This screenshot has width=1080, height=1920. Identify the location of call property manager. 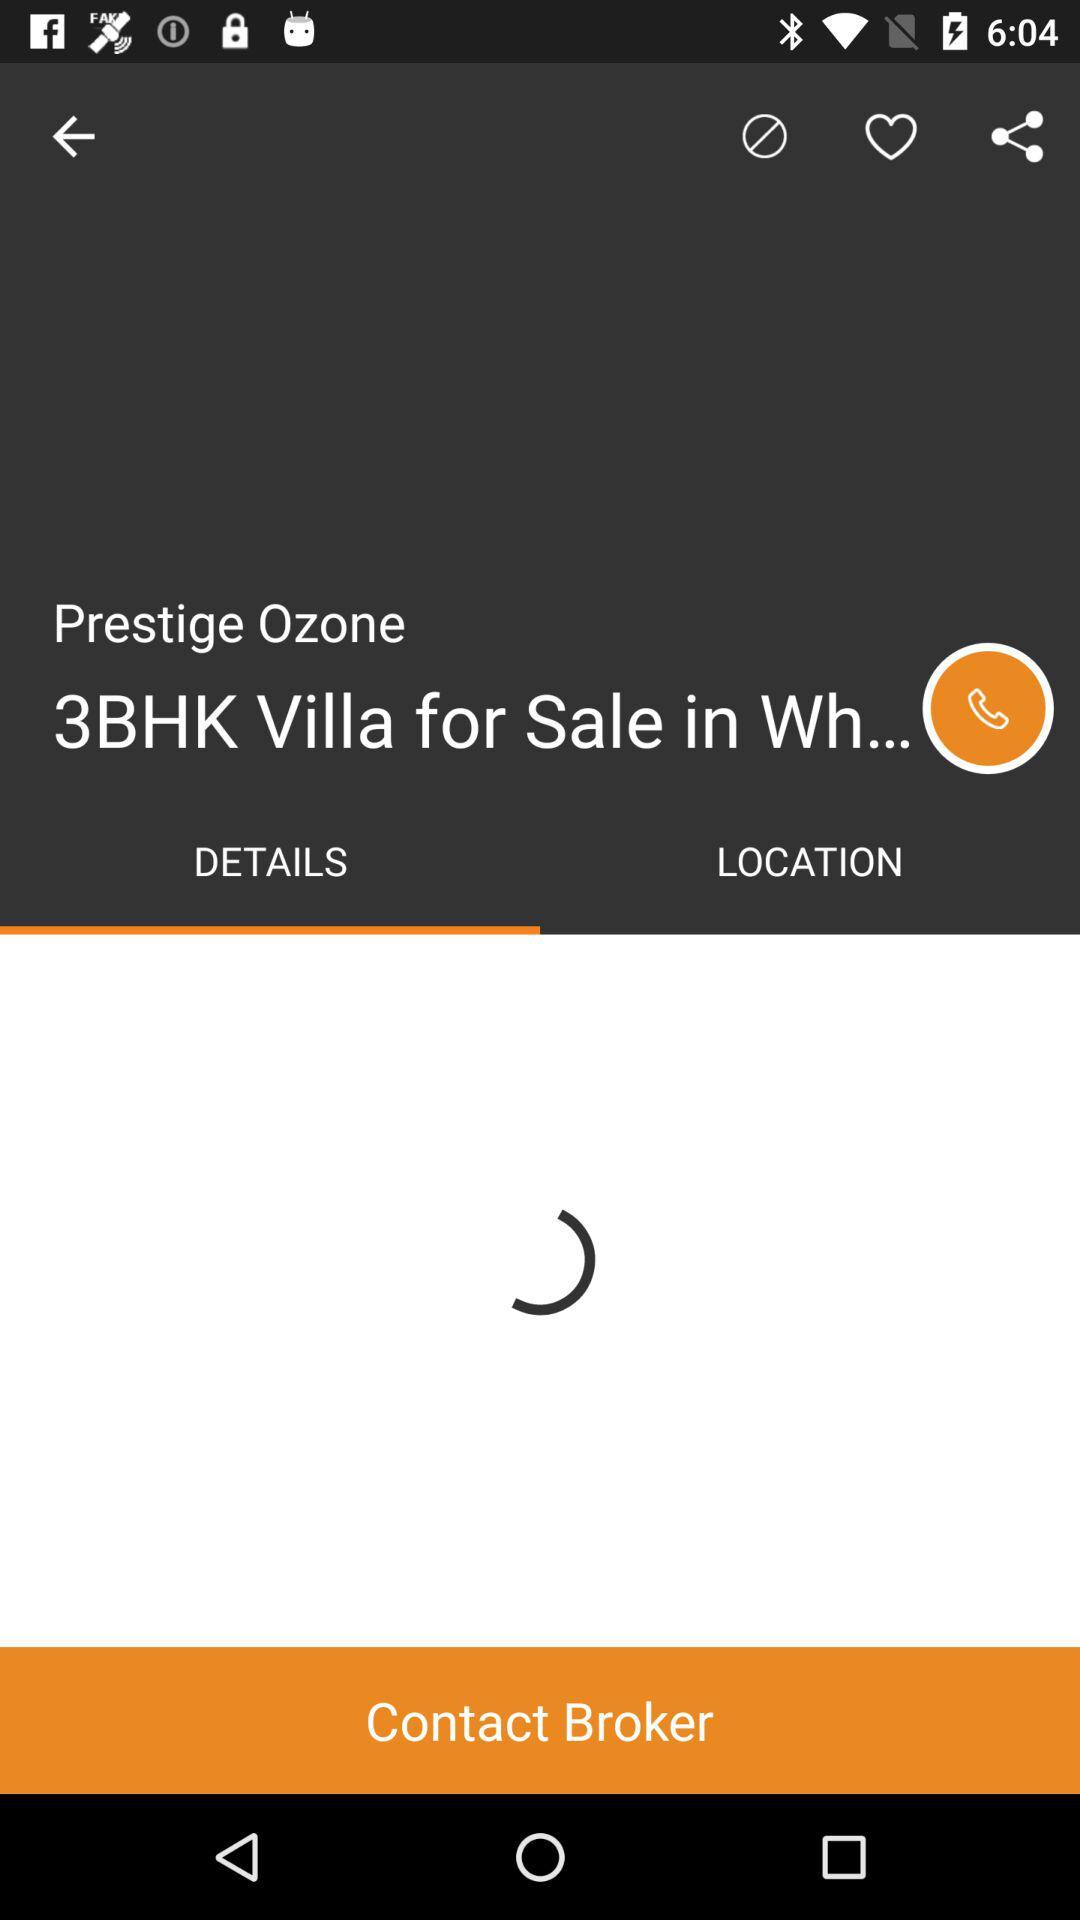
(987, 708).